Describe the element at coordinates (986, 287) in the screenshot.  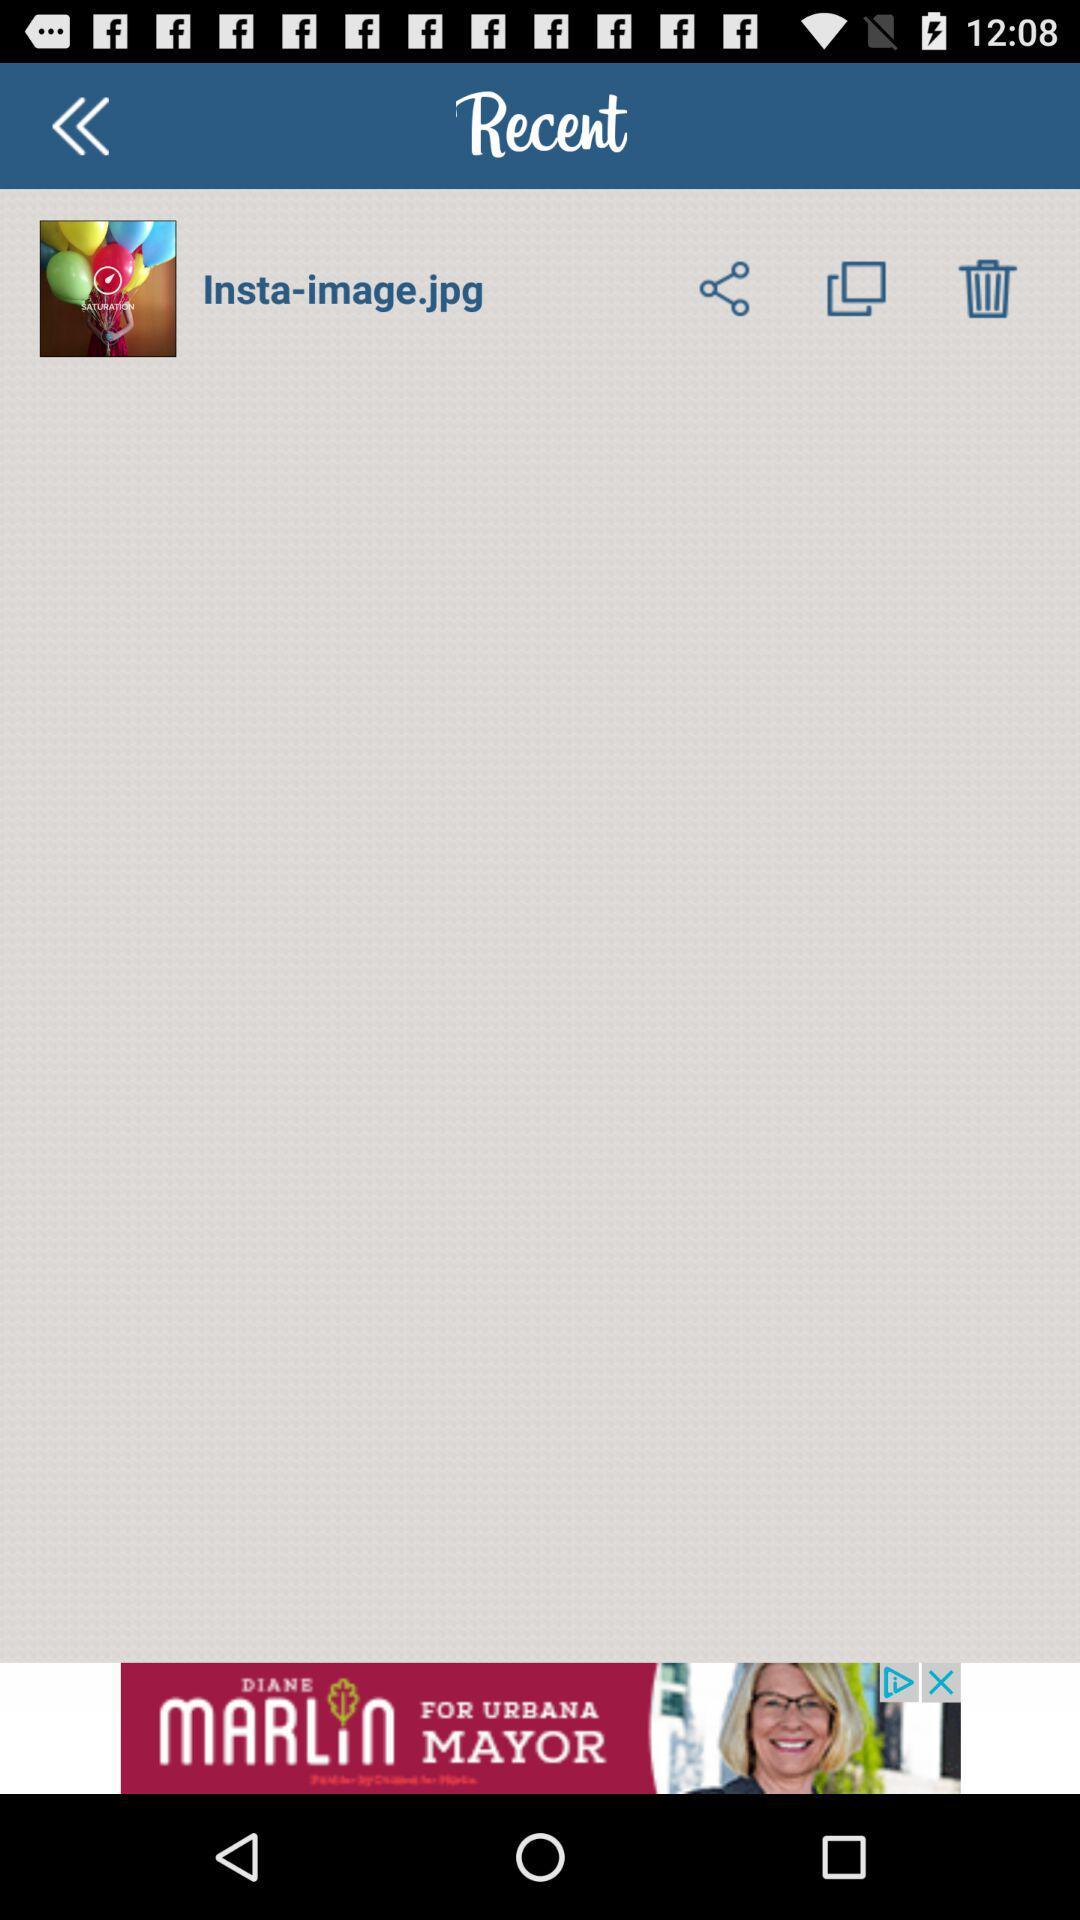
I see `delete image` at that location.